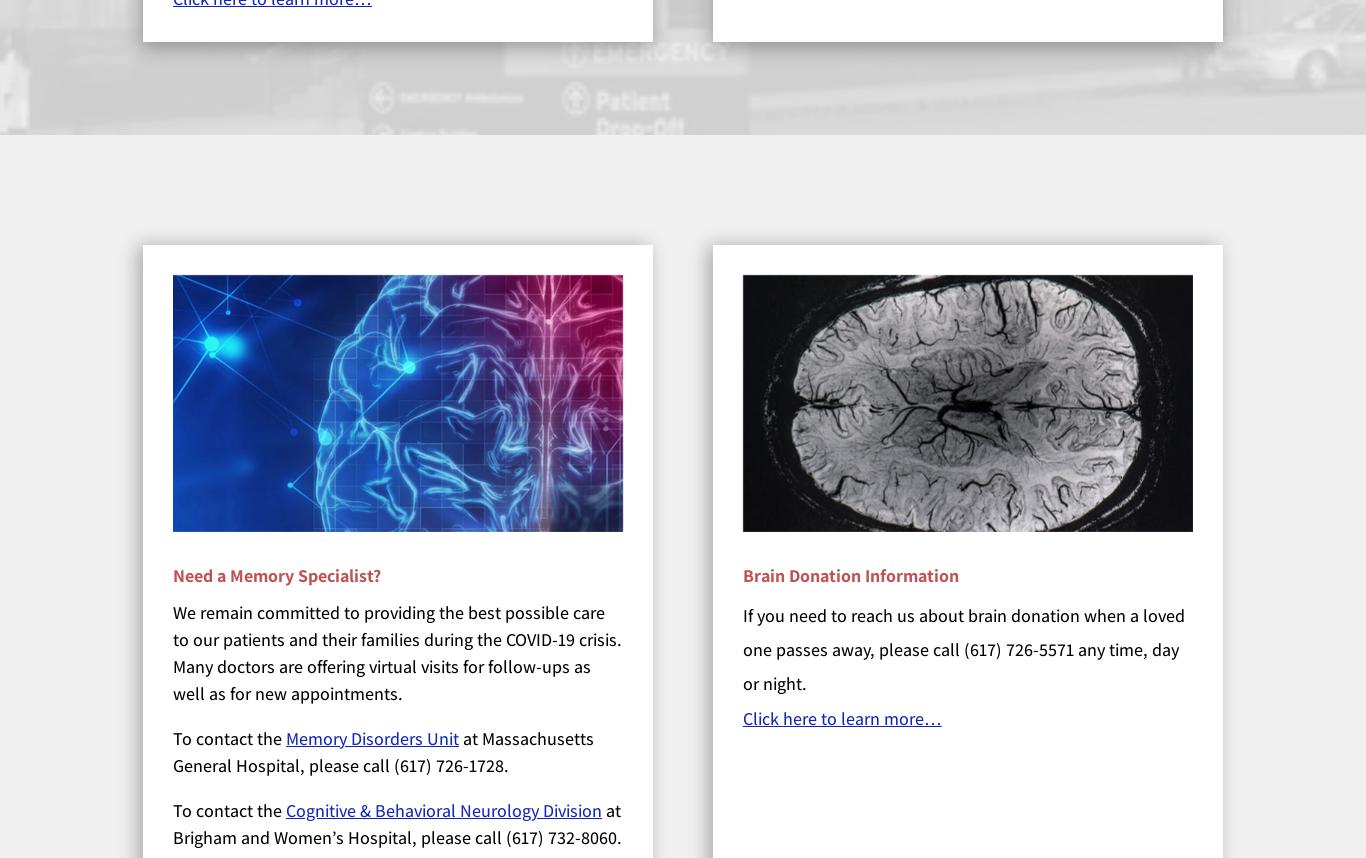  I want to click on 'Memory Disorders Unit', so click(371, 736).